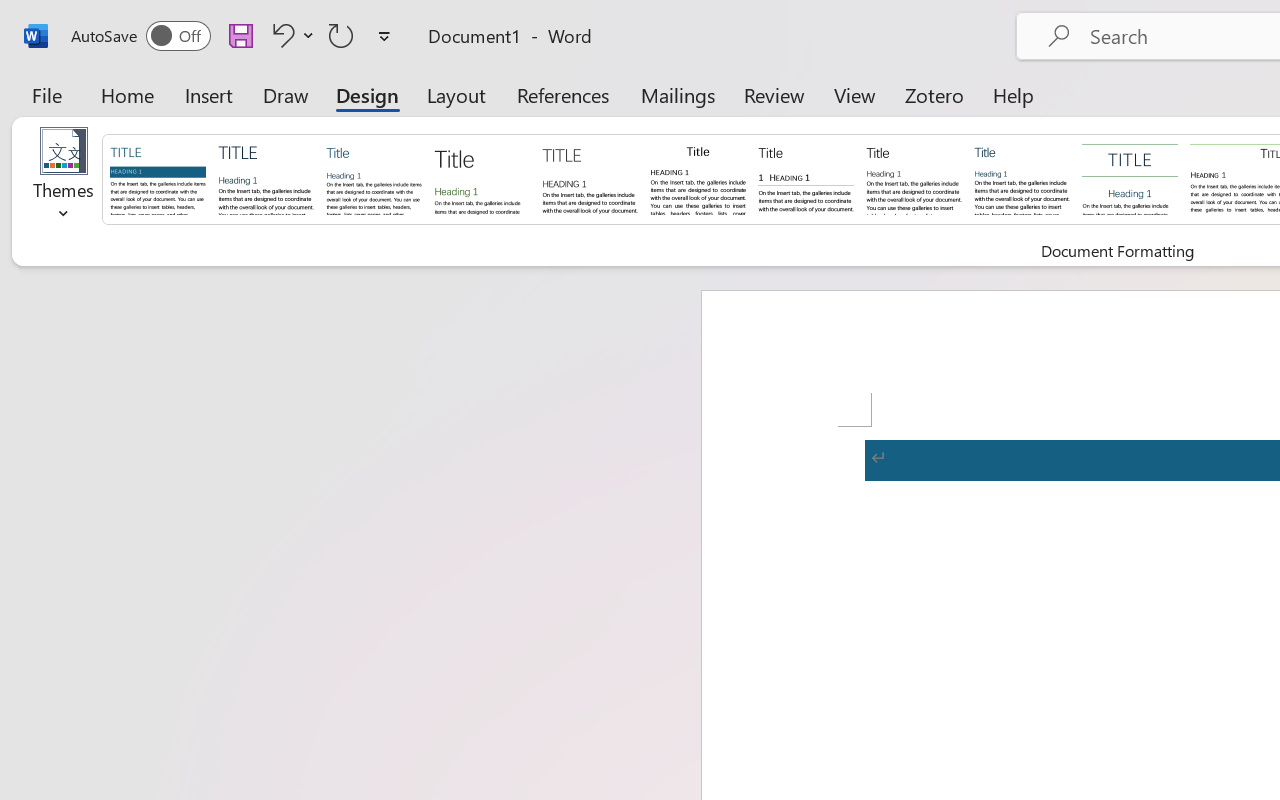 This screenshot has width=1280, height=800. Describe the element at coordinates (265, 177) in the screenshot. I see `'Basic (Elegant)'` at that location.